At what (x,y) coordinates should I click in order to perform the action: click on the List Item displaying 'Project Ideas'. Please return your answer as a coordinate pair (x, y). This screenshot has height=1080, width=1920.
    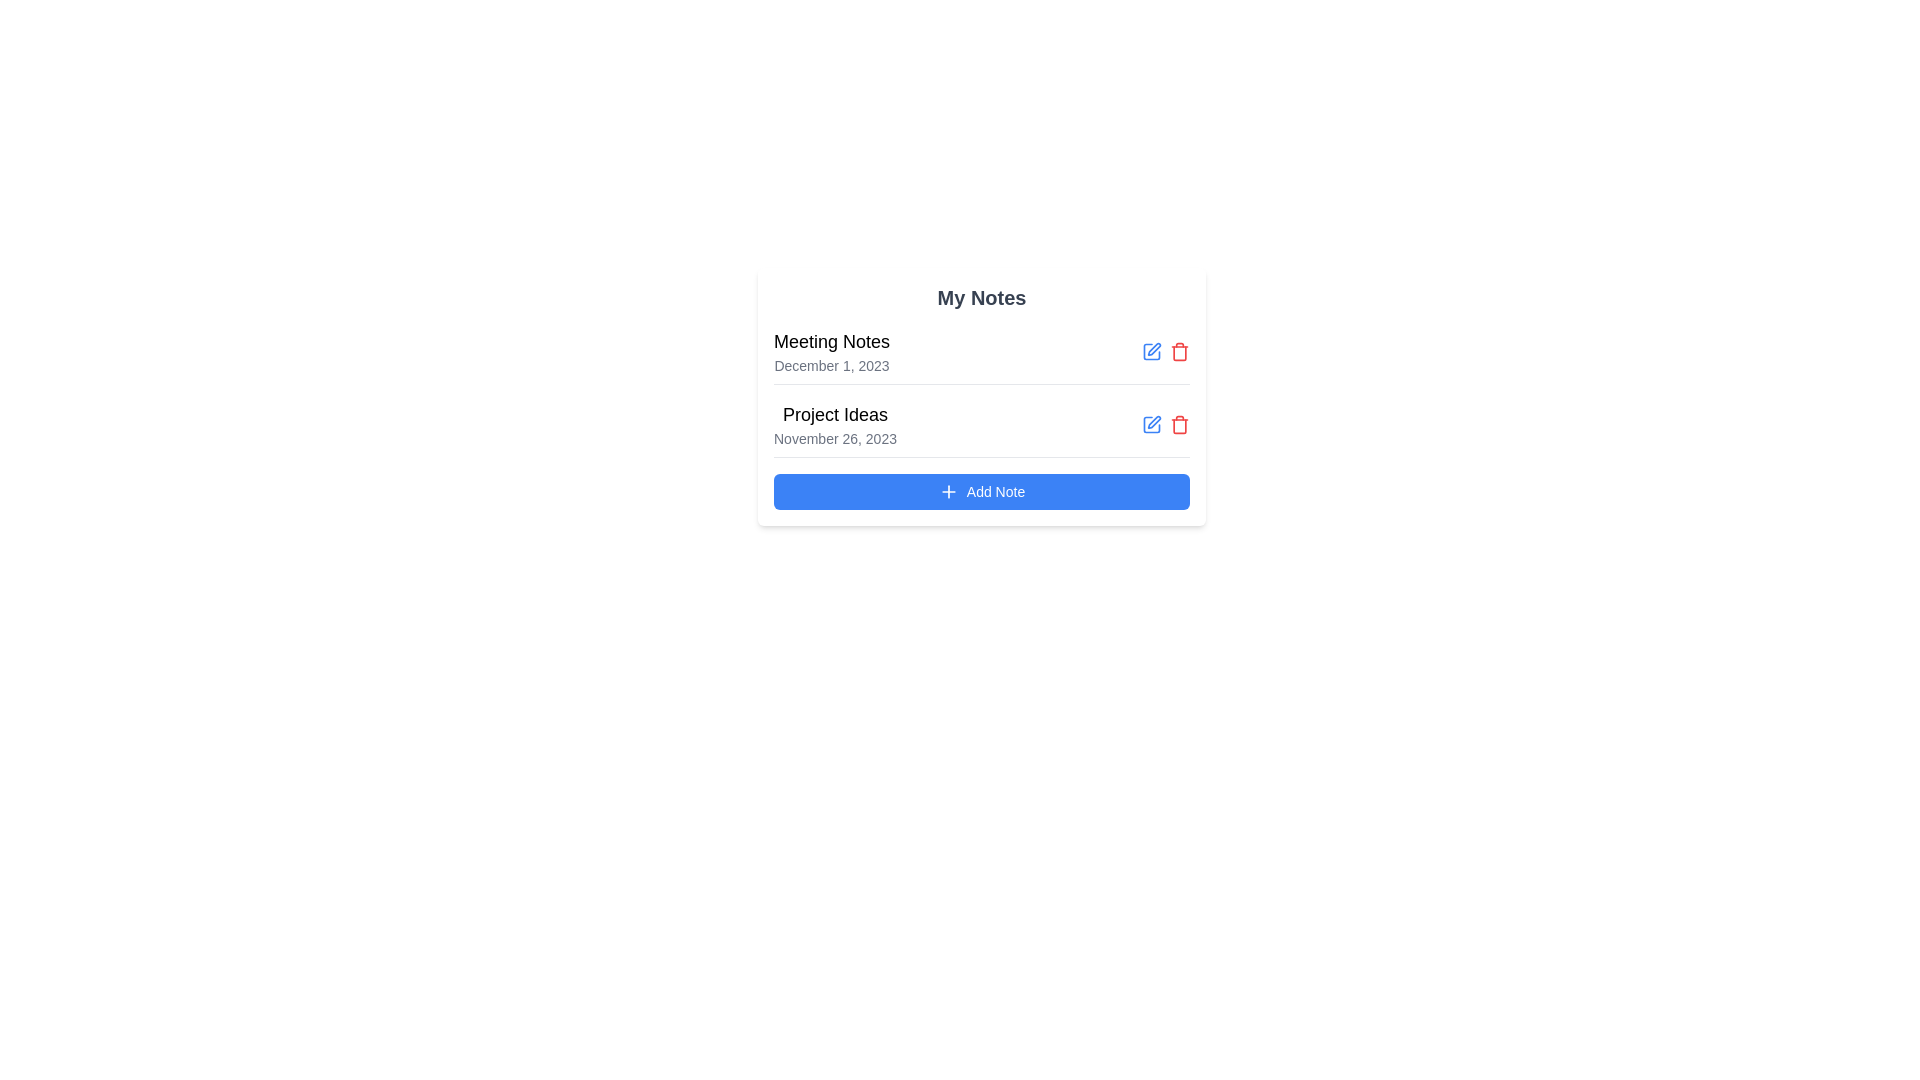
    Looking at the image, I should click on (982, 428).